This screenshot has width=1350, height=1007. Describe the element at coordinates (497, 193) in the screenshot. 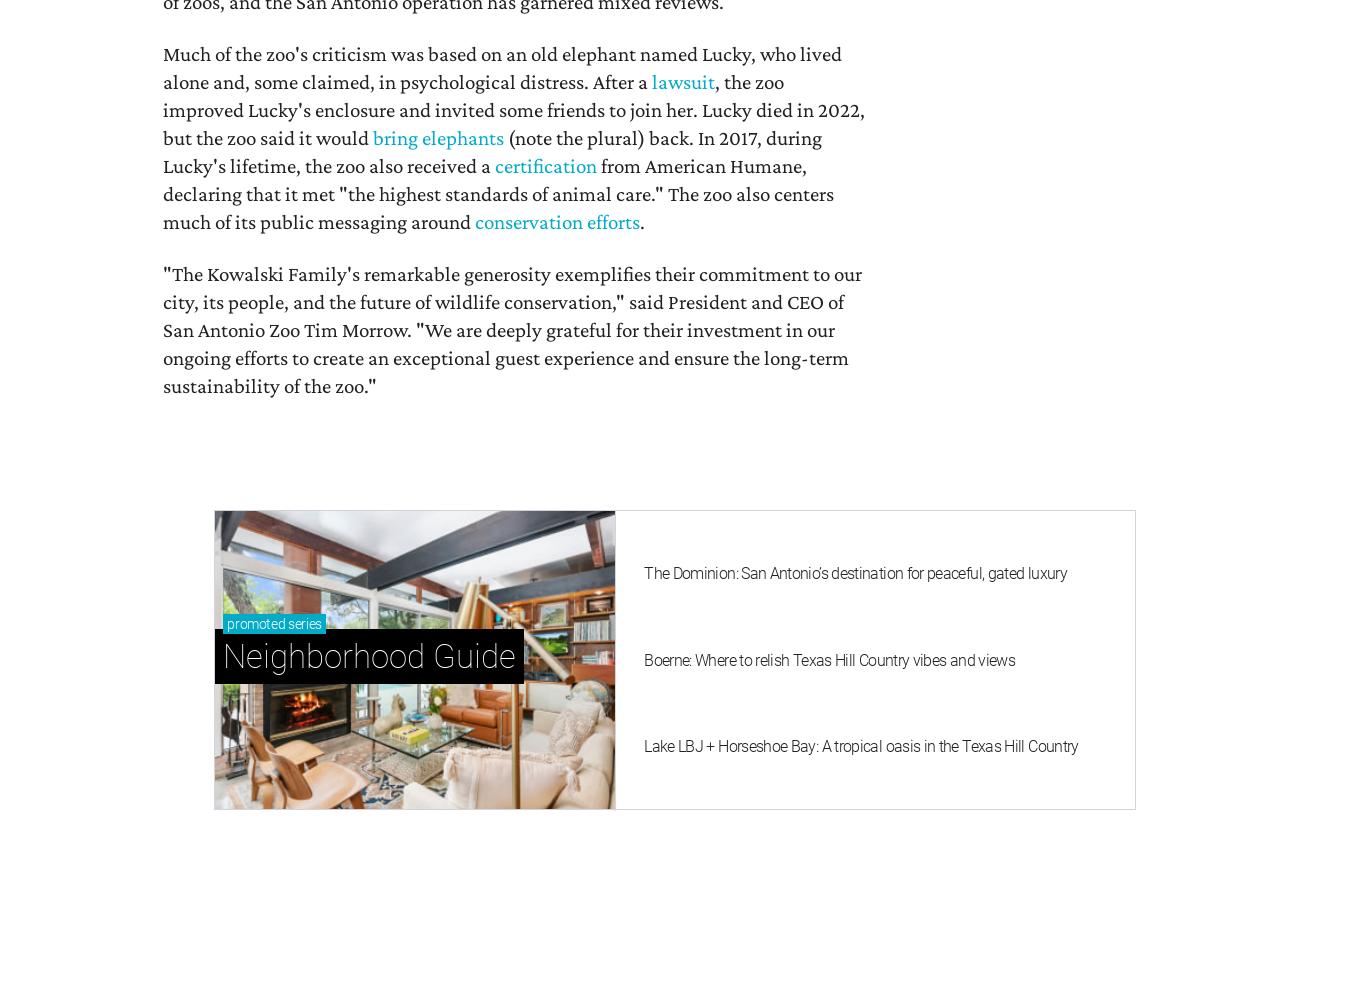

I see `'from American Humane, declaring that it met "the highest standards of animal care." The zoo also centers much of its public messaging around'` at that location.